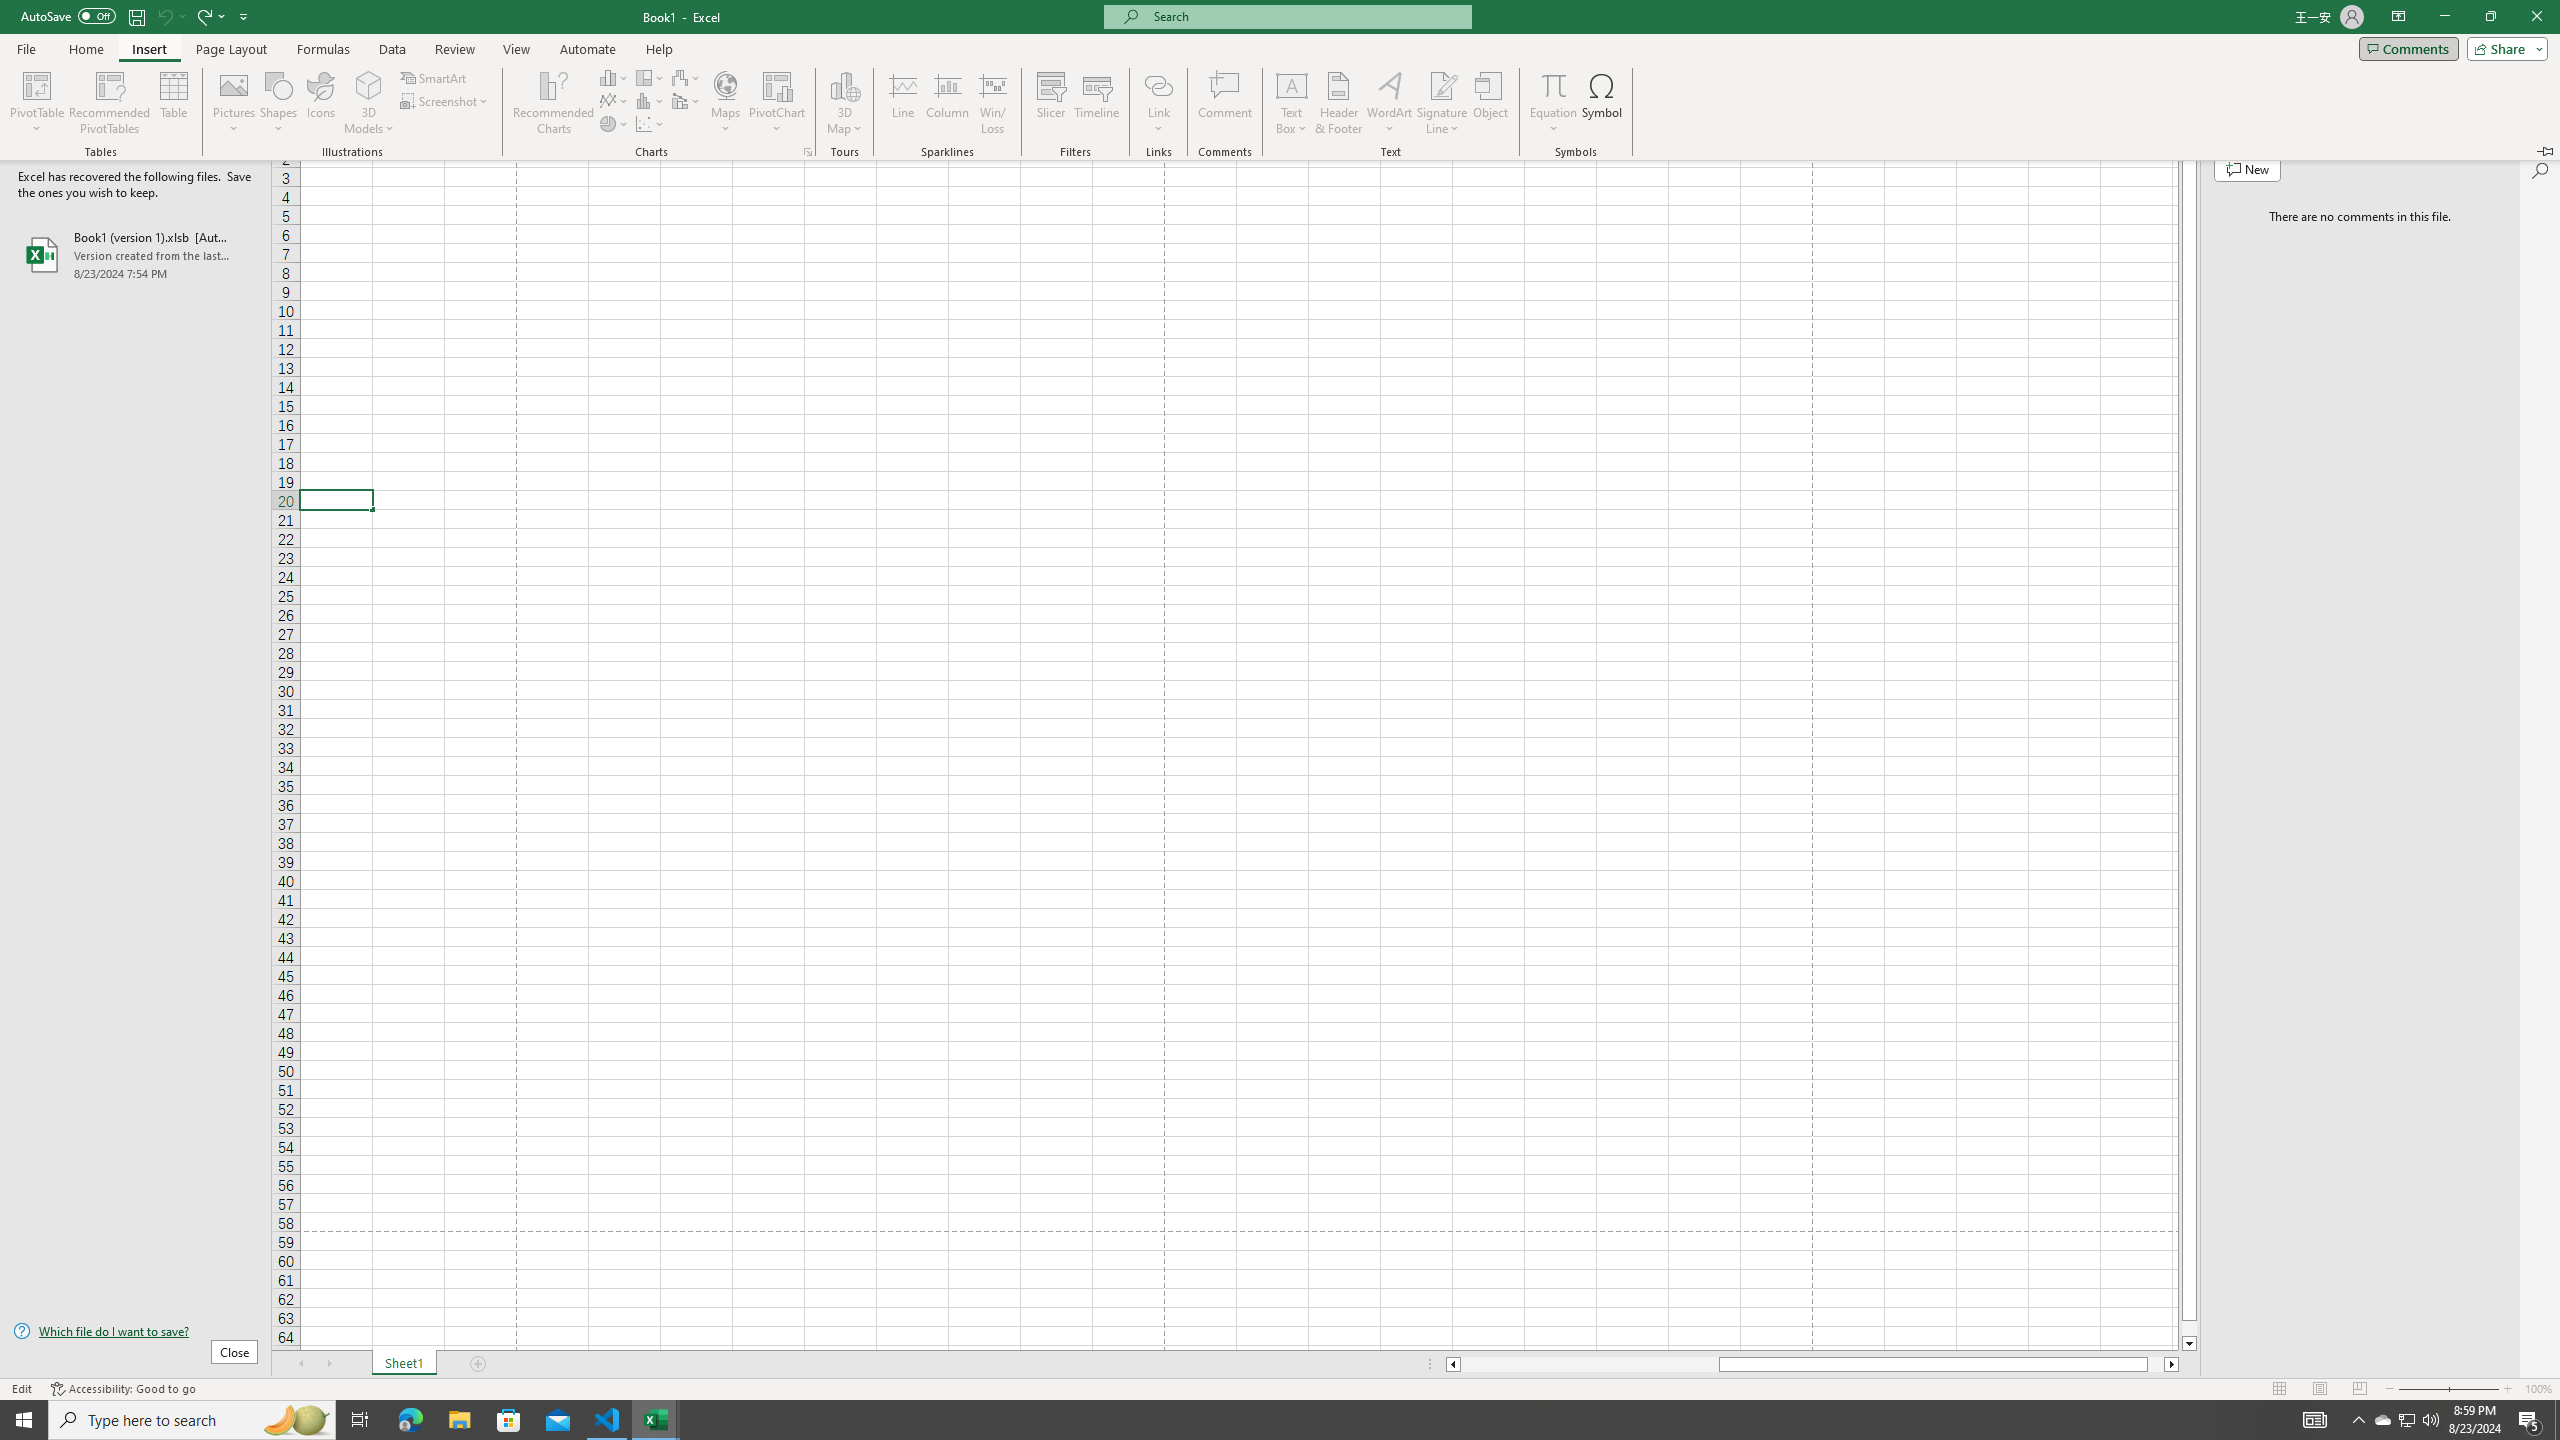 The height and width of the screenshot is (1440, 2560). Describe the element at coordinates (458, 1418) in the screenshot. I see `'File Explorer'` at that location.